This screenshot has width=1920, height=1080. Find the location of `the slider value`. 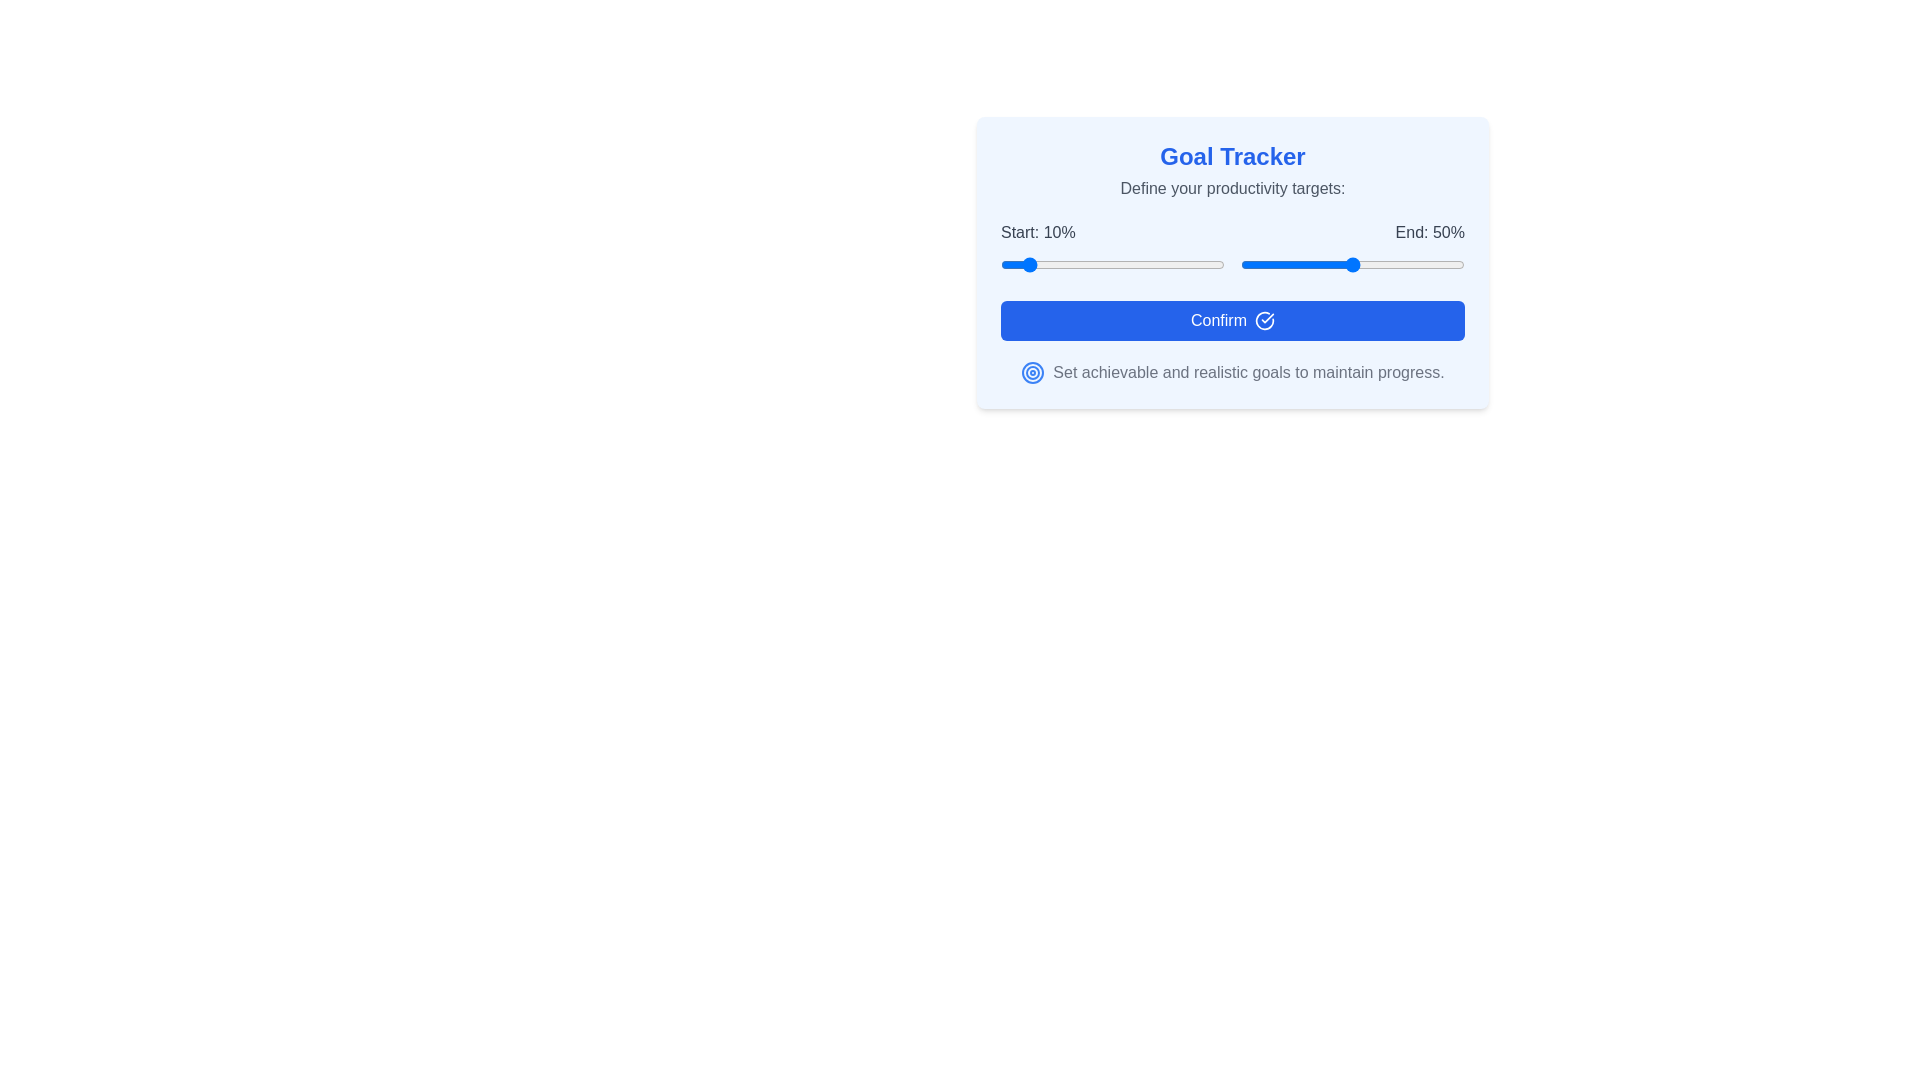

the slider value is located at coordinates (1040, 264).